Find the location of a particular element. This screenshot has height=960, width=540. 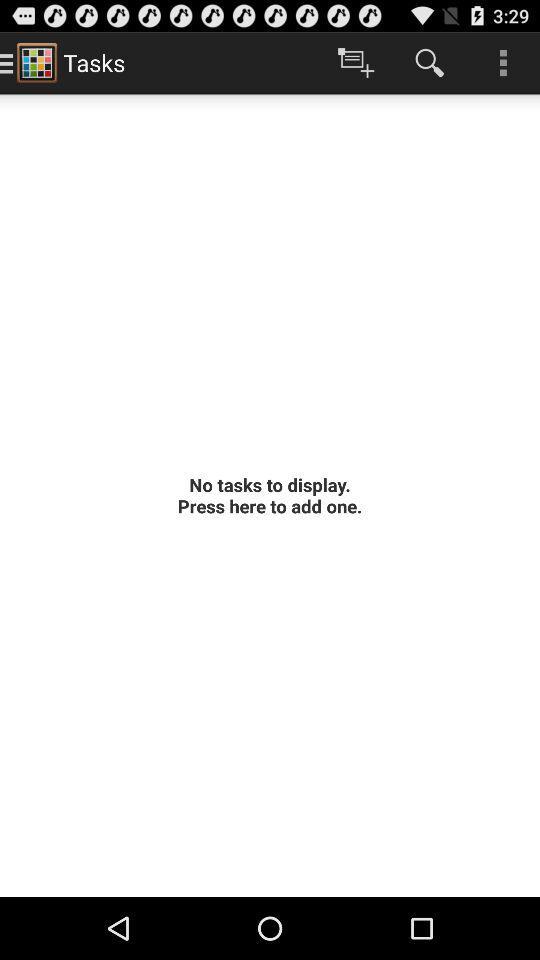

the item at the top is located at coordinates (355, 62).